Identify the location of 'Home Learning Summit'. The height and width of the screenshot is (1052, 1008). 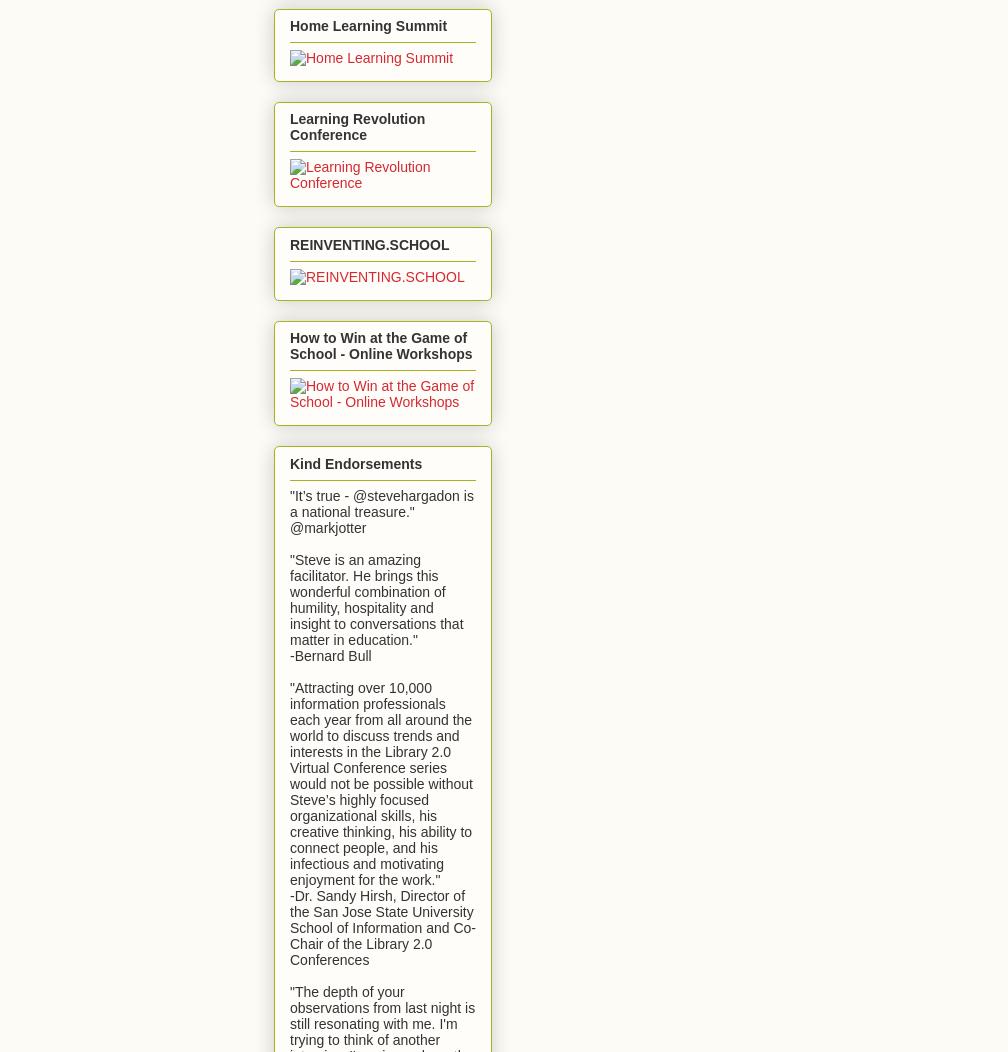
(368, 25).